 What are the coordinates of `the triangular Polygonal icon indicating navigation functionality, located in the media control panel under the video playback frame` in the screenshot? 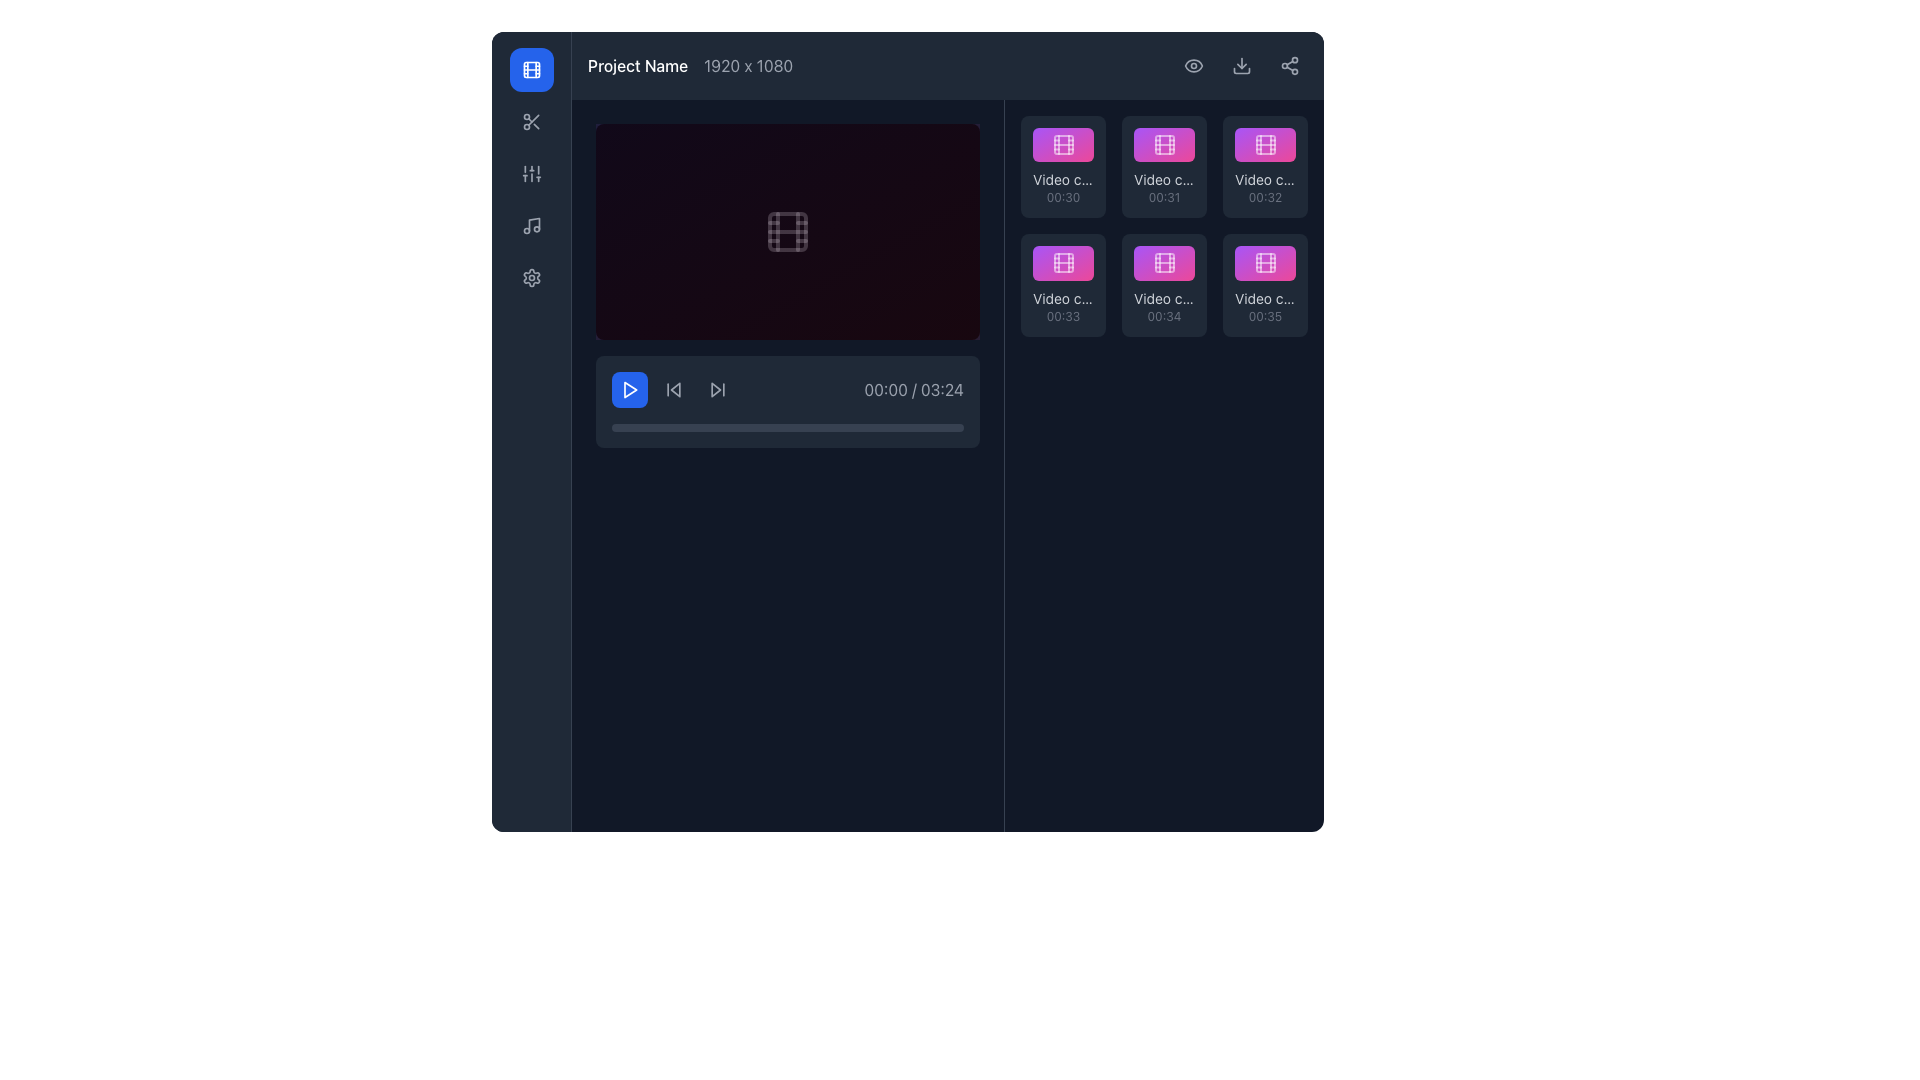 It's located at (716, 389).